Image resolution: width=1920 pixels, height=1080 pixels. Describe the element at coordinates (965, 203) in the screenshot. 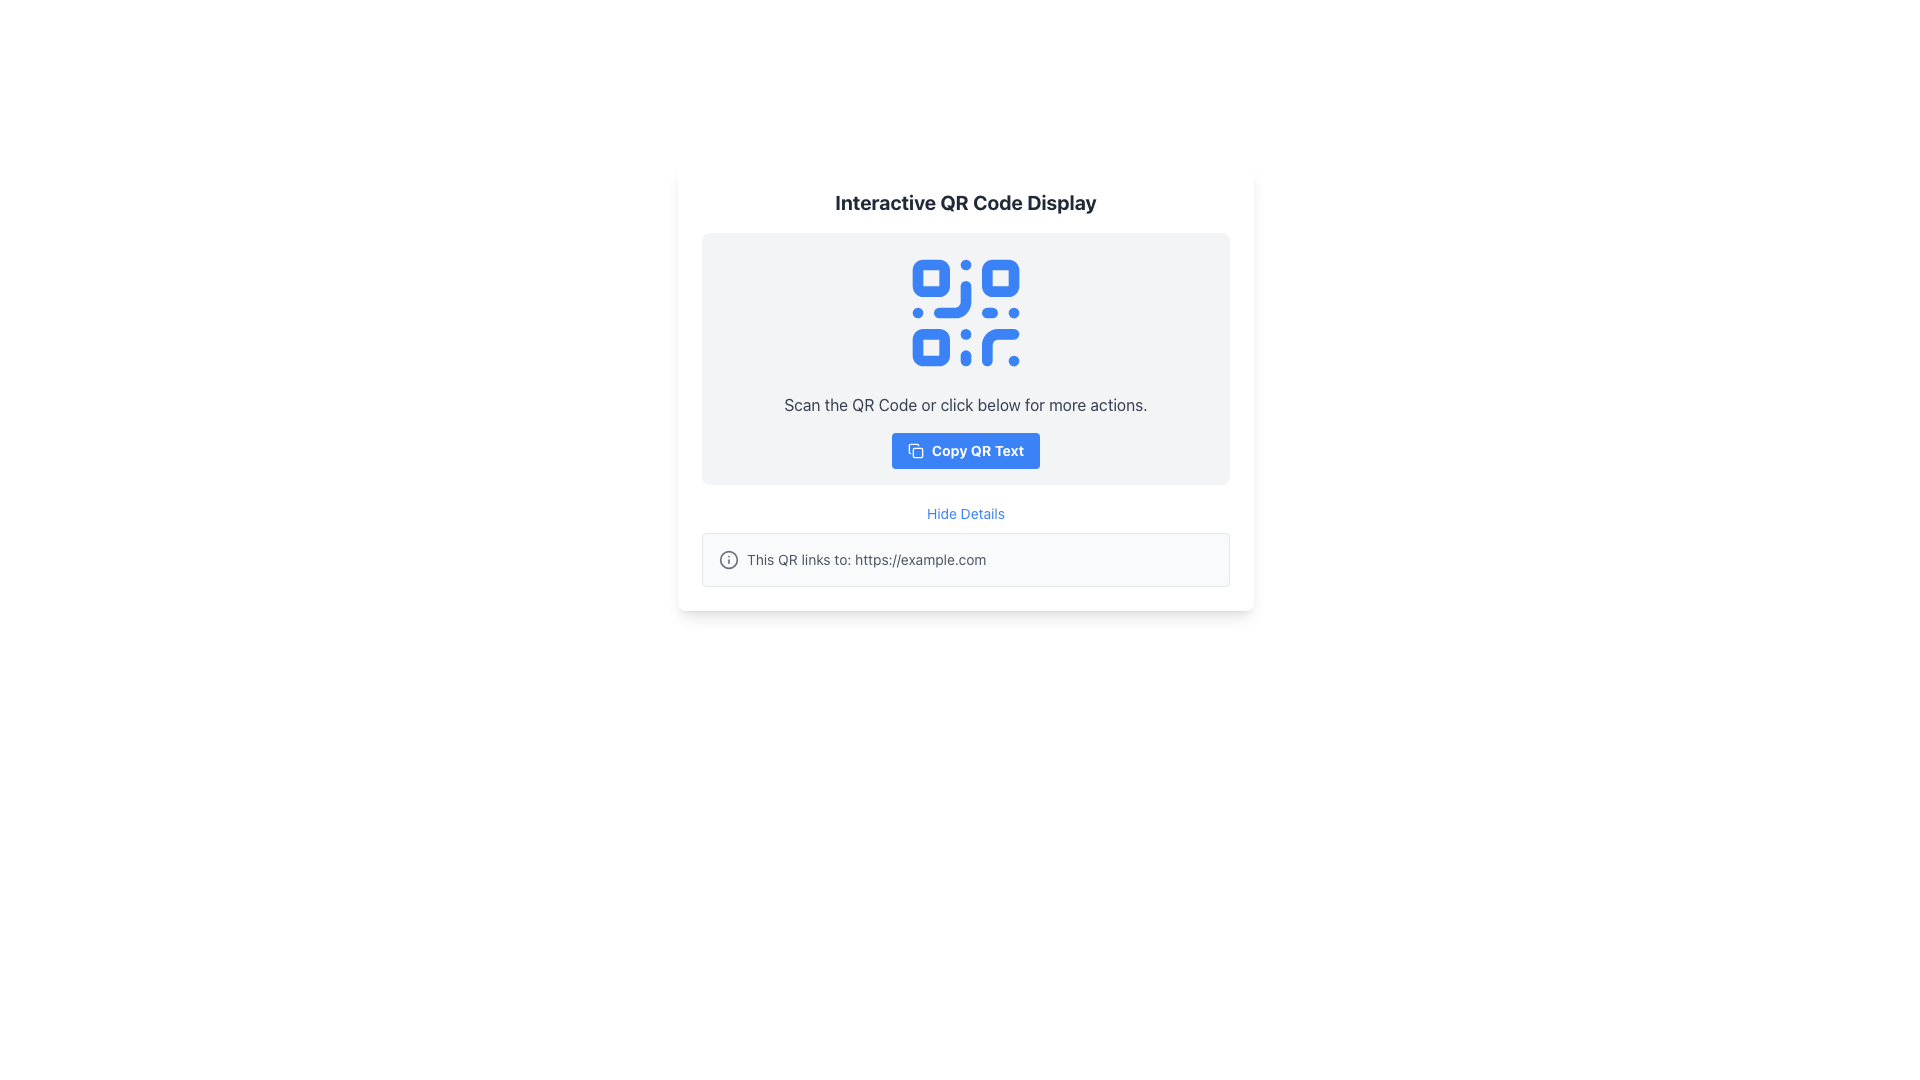

I see `the header text 'Interactive QR Code Display', which is styled with bold, large font and is the topmost element in a bordered white card interface` at that location.